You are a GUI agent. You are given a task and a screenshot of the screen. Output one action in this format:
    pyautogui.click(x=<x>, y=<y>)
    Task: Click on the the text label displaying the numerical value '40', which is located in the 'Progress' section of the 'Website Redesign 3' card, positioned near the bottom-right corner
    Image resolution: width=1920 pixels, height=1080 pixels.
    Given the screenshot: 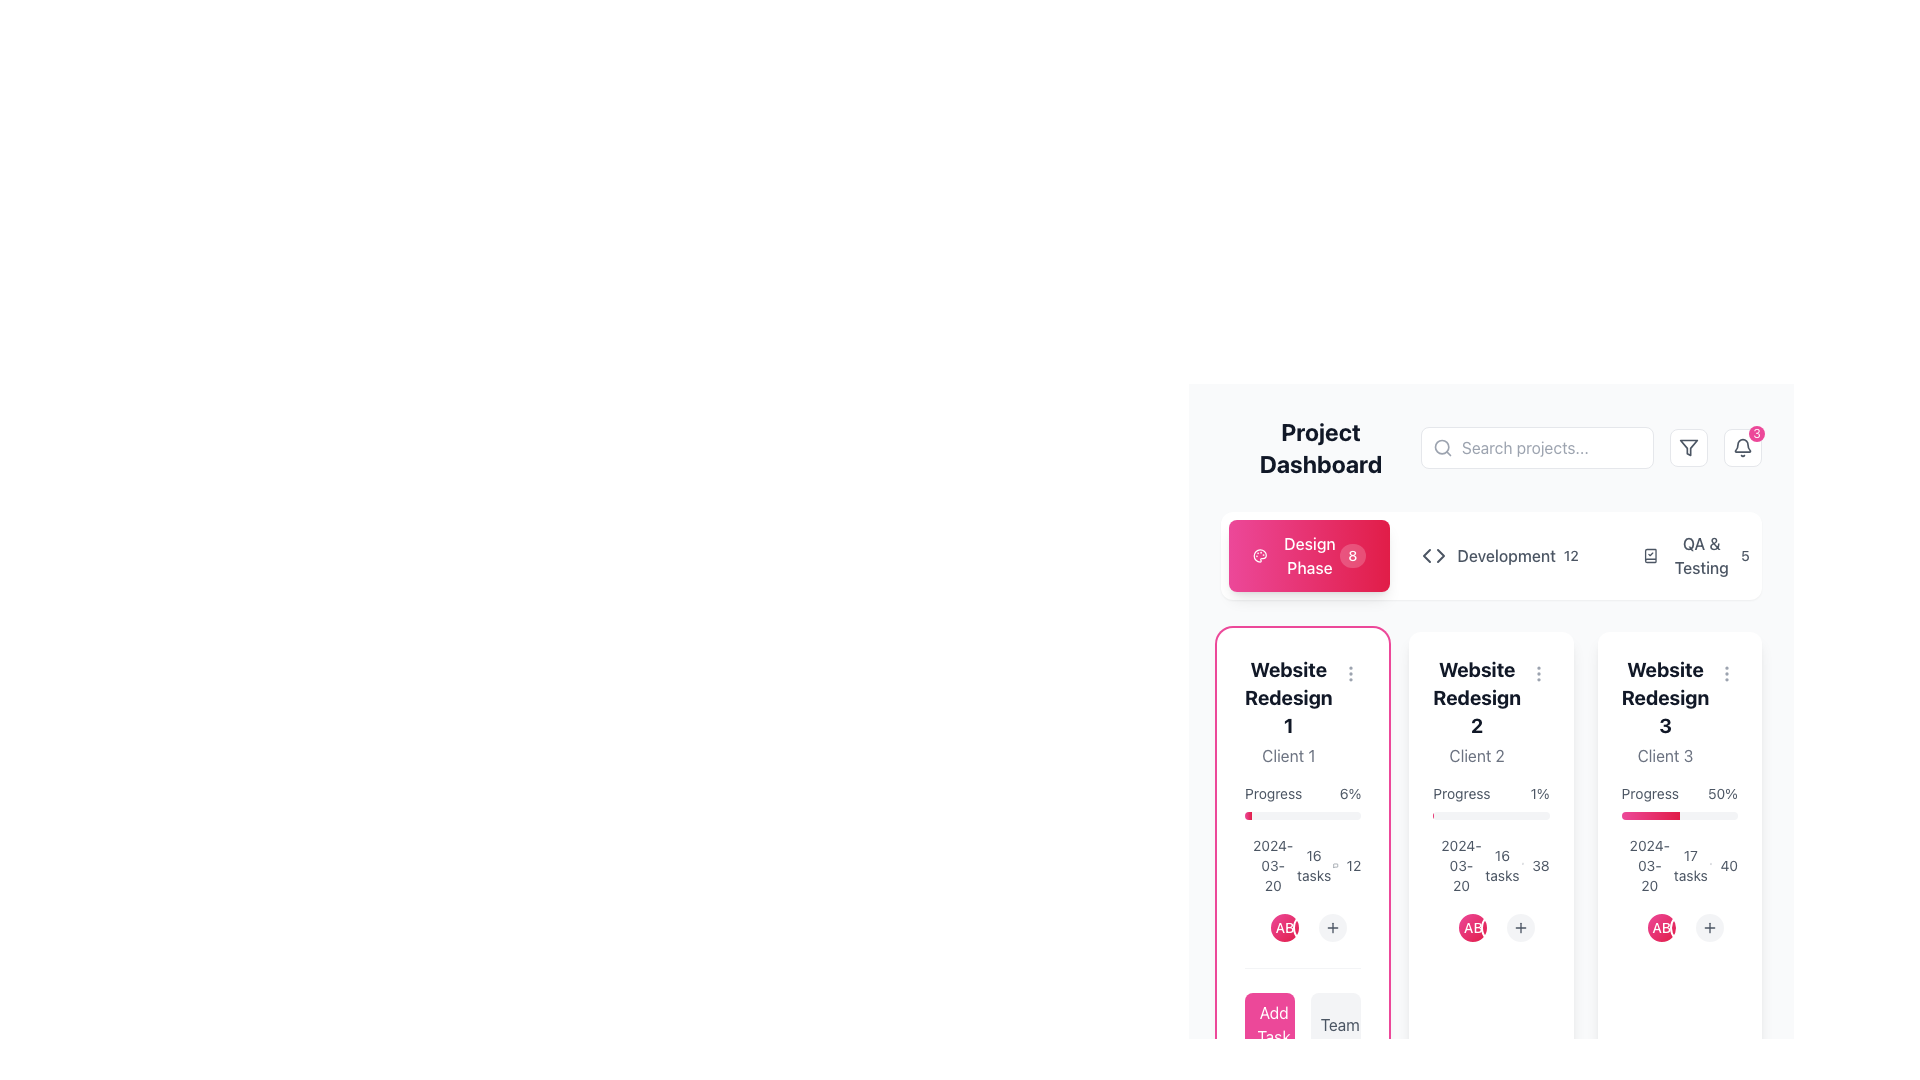 What is the action you would take?
    pyautogui.click(x=1728, y=865)
    